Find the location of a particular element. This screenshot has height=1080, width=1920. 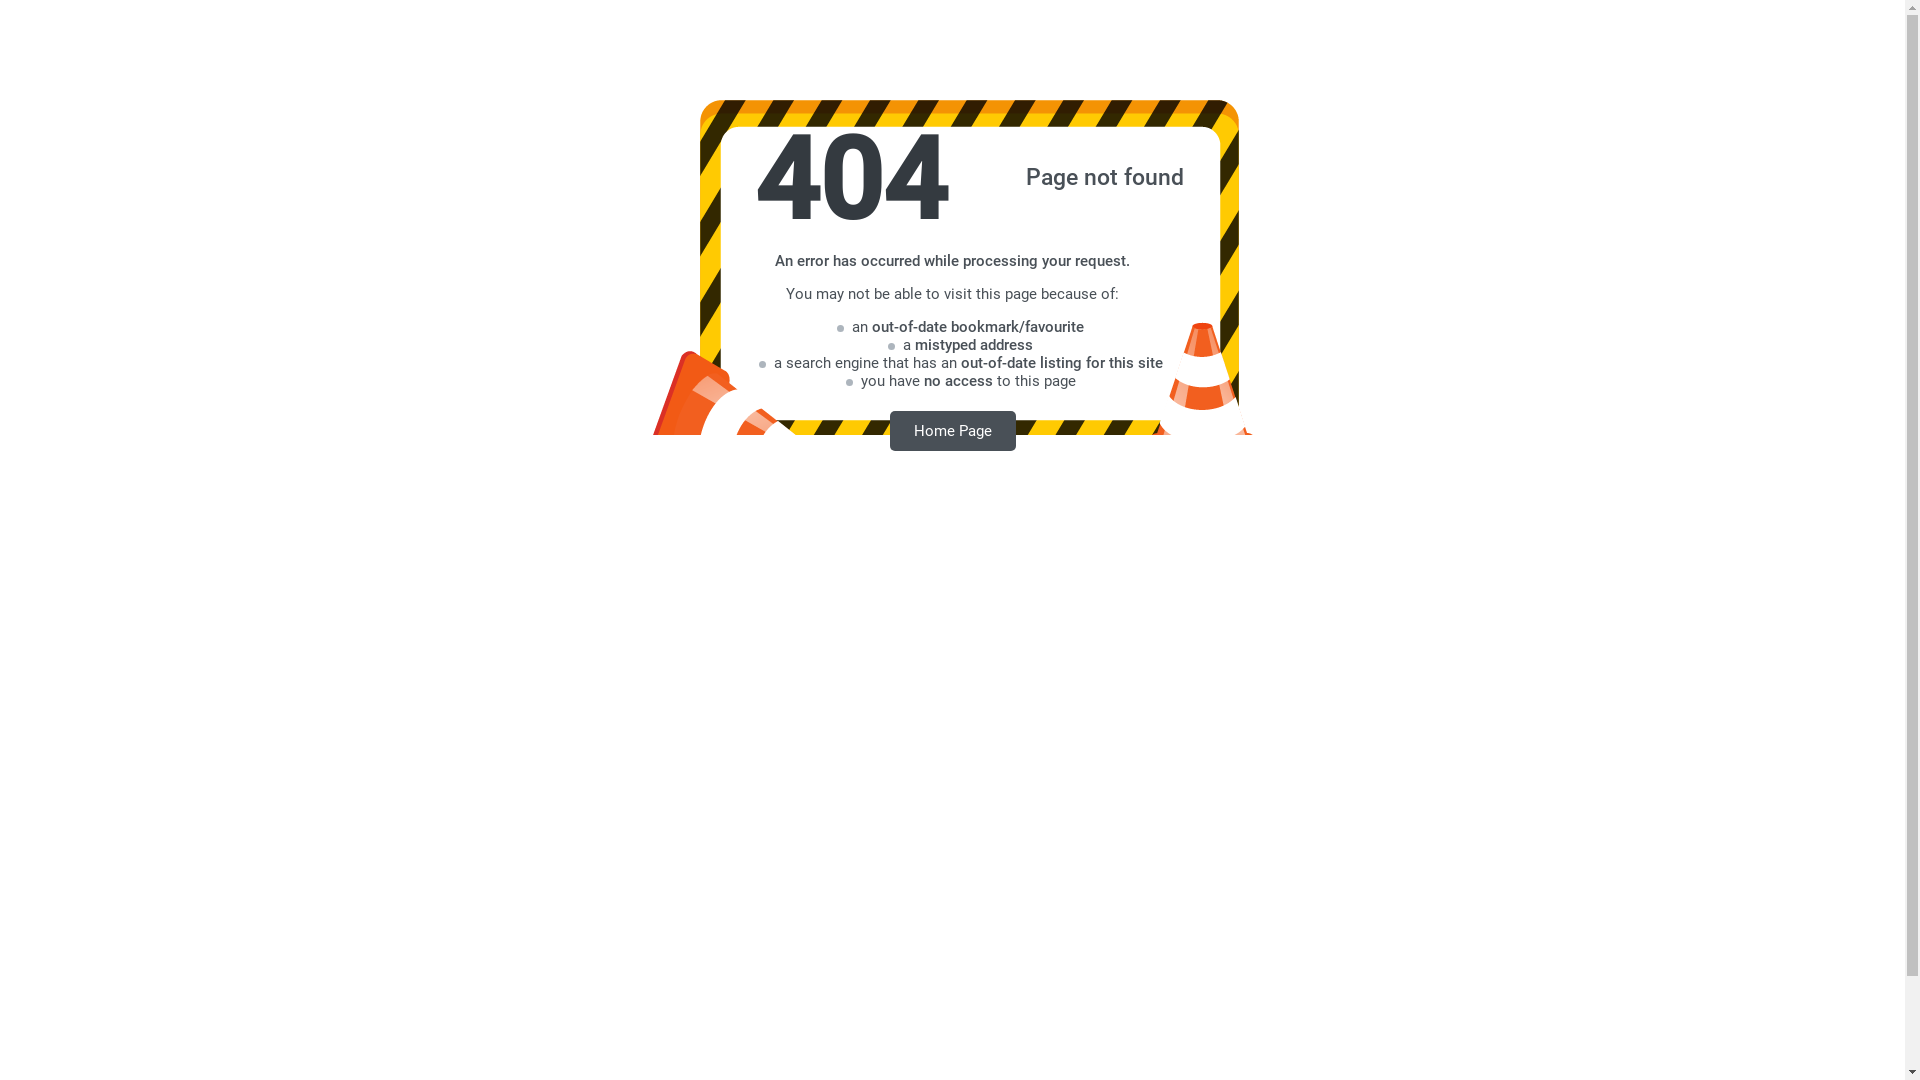

'Home Page' is located at coordinates (952, 429).